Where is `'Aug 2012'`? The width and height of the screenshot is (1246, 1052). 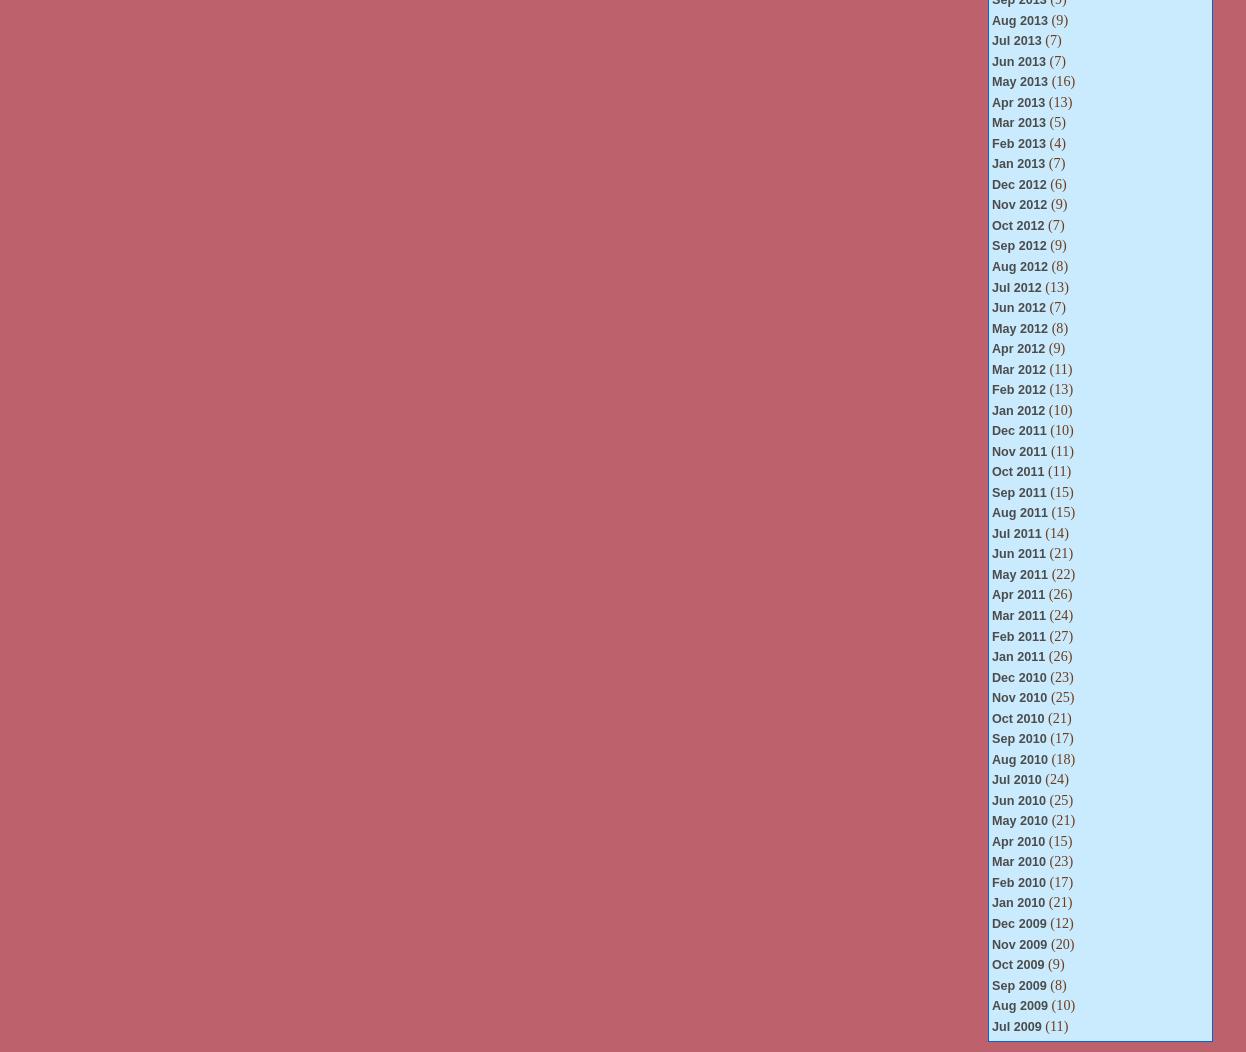 'Aug 2012' is located at coordinates (990, 266).